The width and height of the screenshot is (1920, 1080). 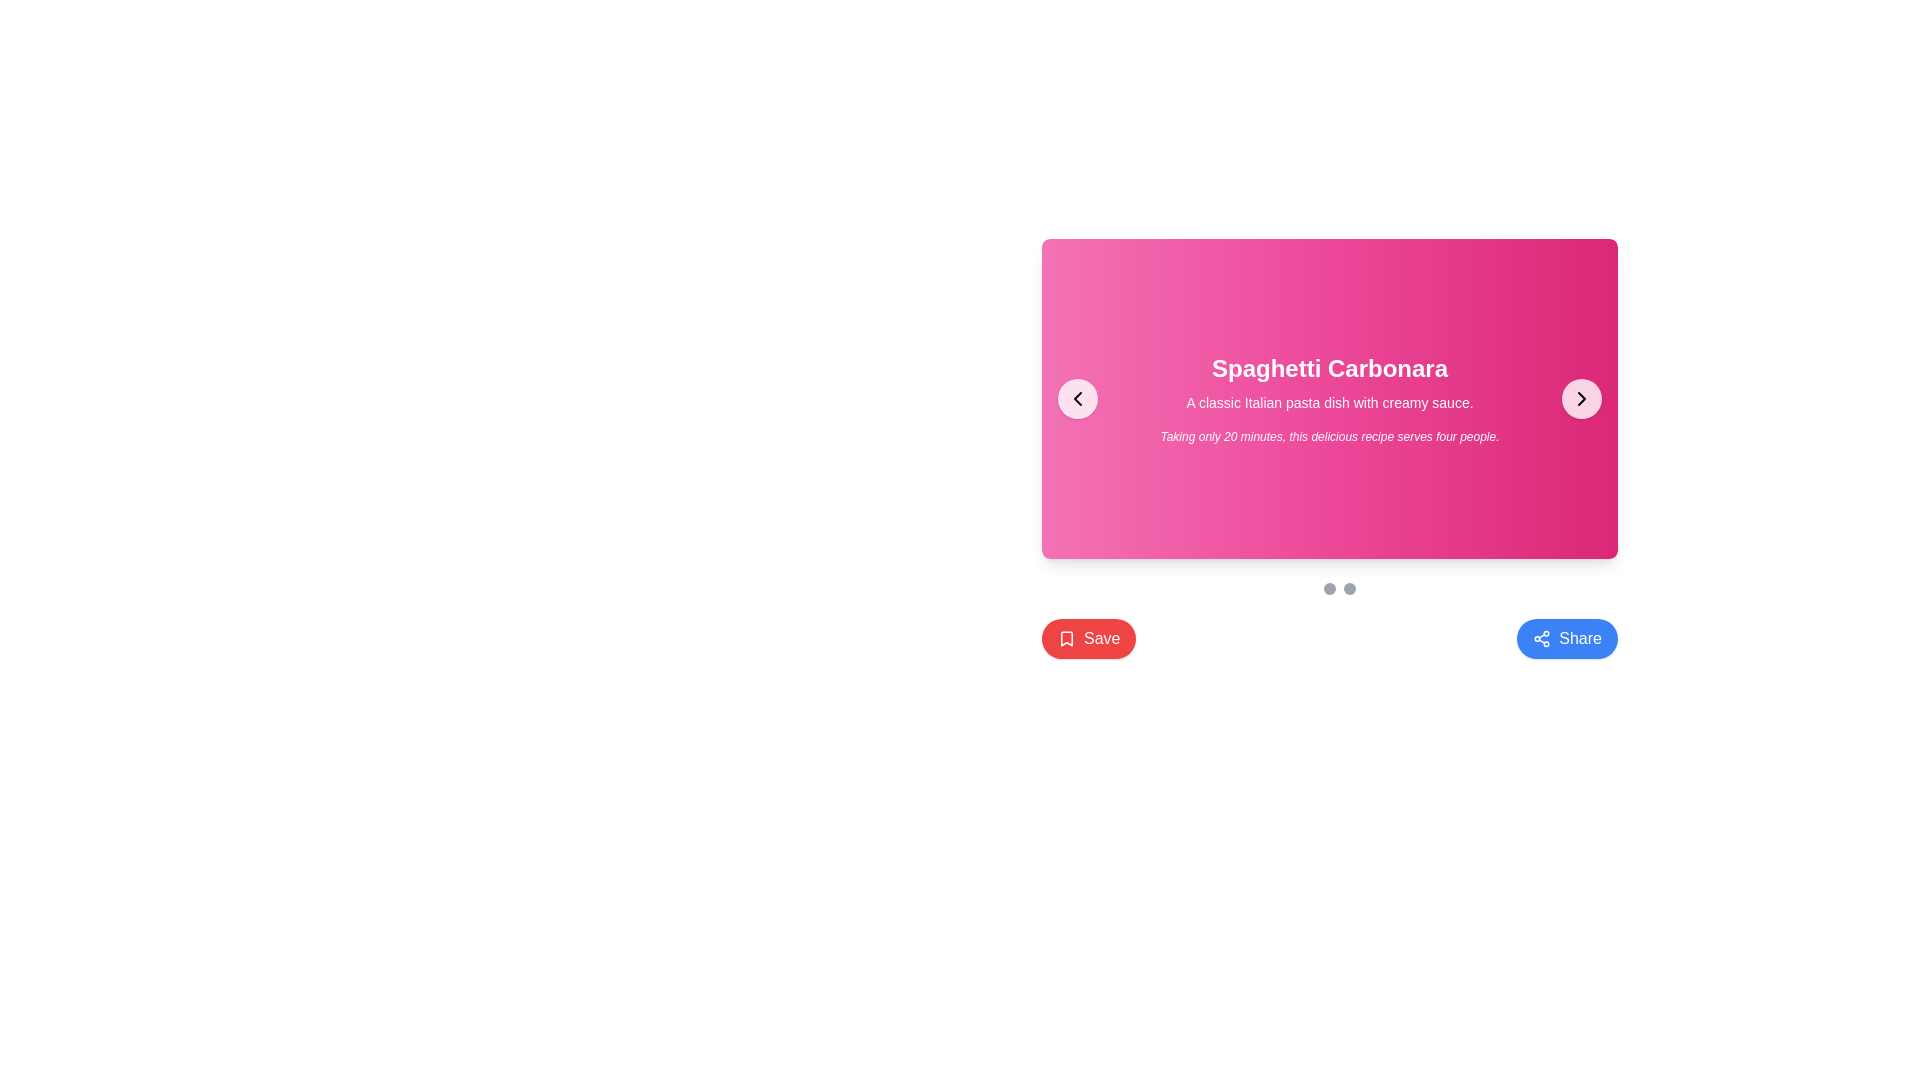 What do you see at coordinates (1581, 398) in the screenshot?
I see `the right-chevron icon` at bounding box center [1581, 398].